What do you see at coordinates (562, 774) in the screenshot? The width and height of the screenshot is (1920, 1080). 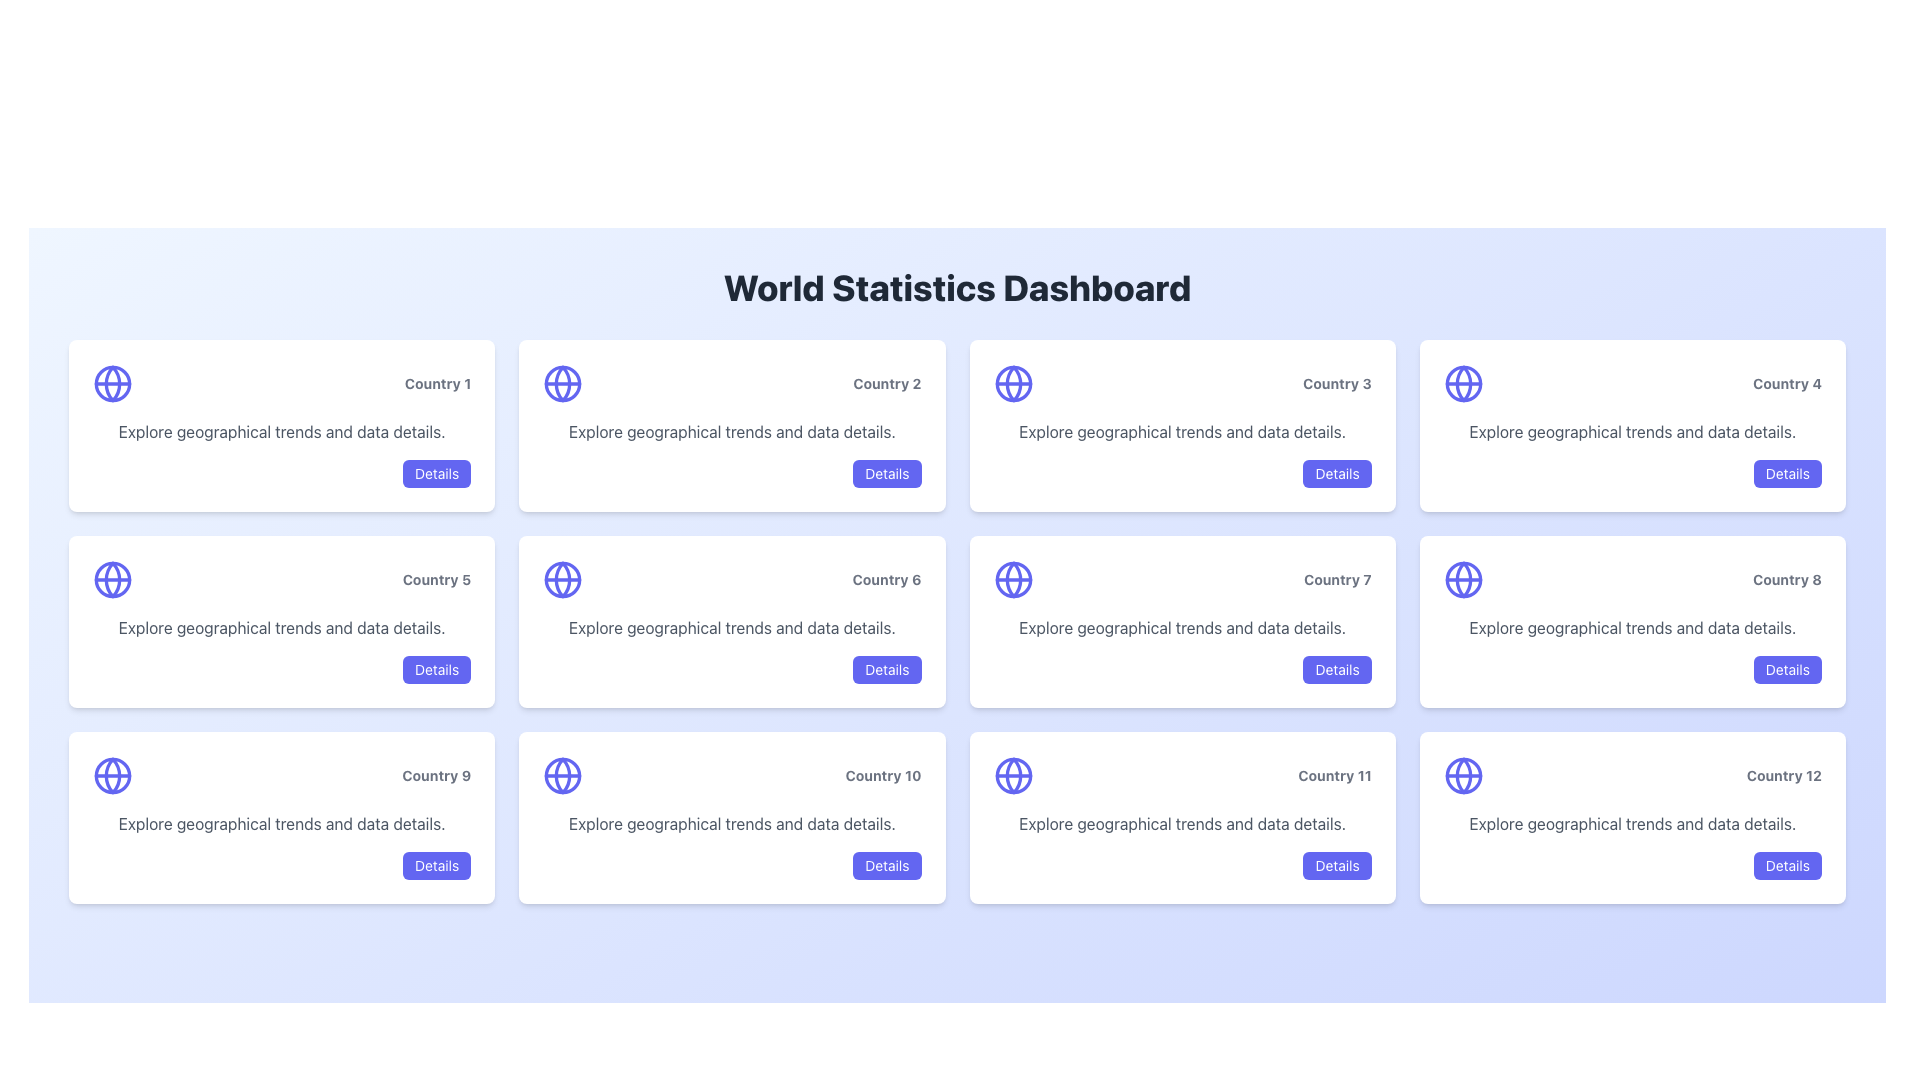 I see `the geographical icon representing 'Country 10' located in the bottom row of the grid, second column from the left` at bounding box center [562, 774].